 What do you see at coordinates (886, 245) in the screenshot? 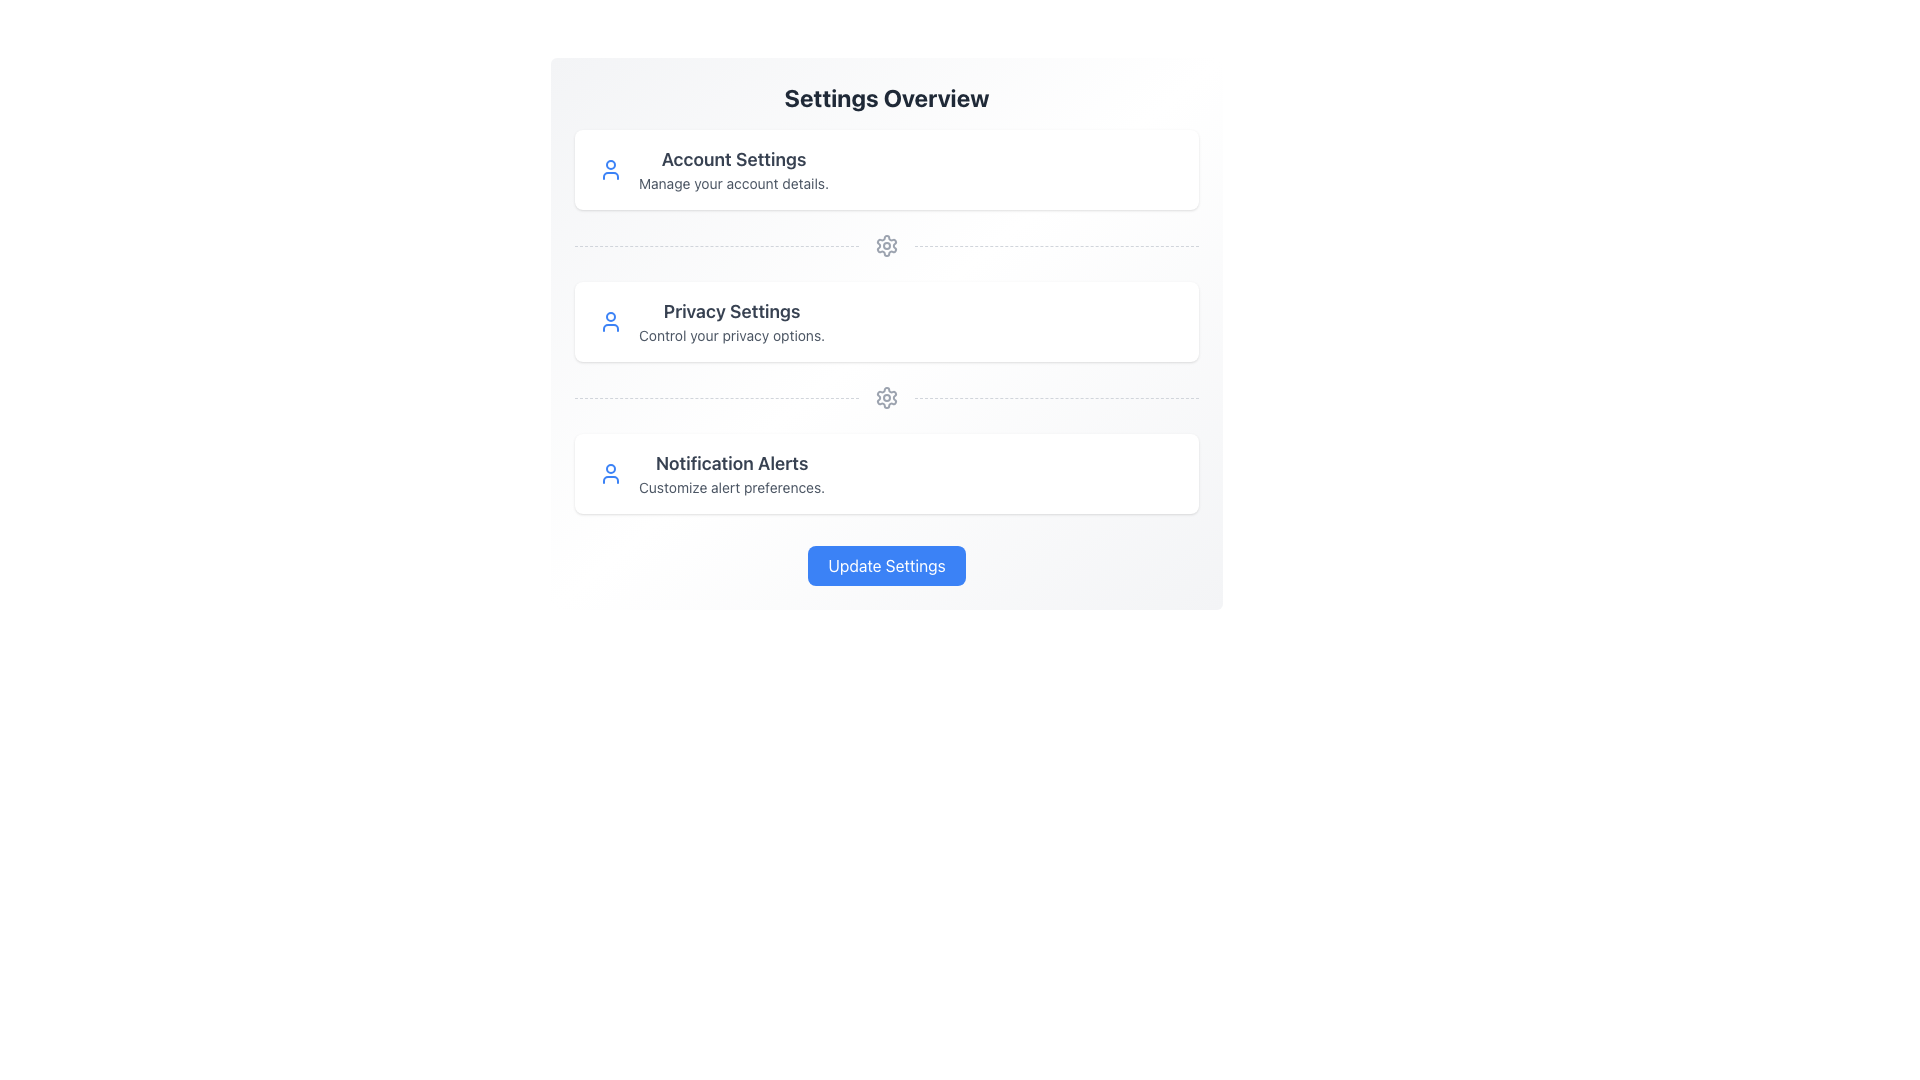
I see `the gear icon located at the center of the horizontal dashed line separator between the 'Account Settings' and 'Privacy Settings' sections` at bounding box center [886, 245].